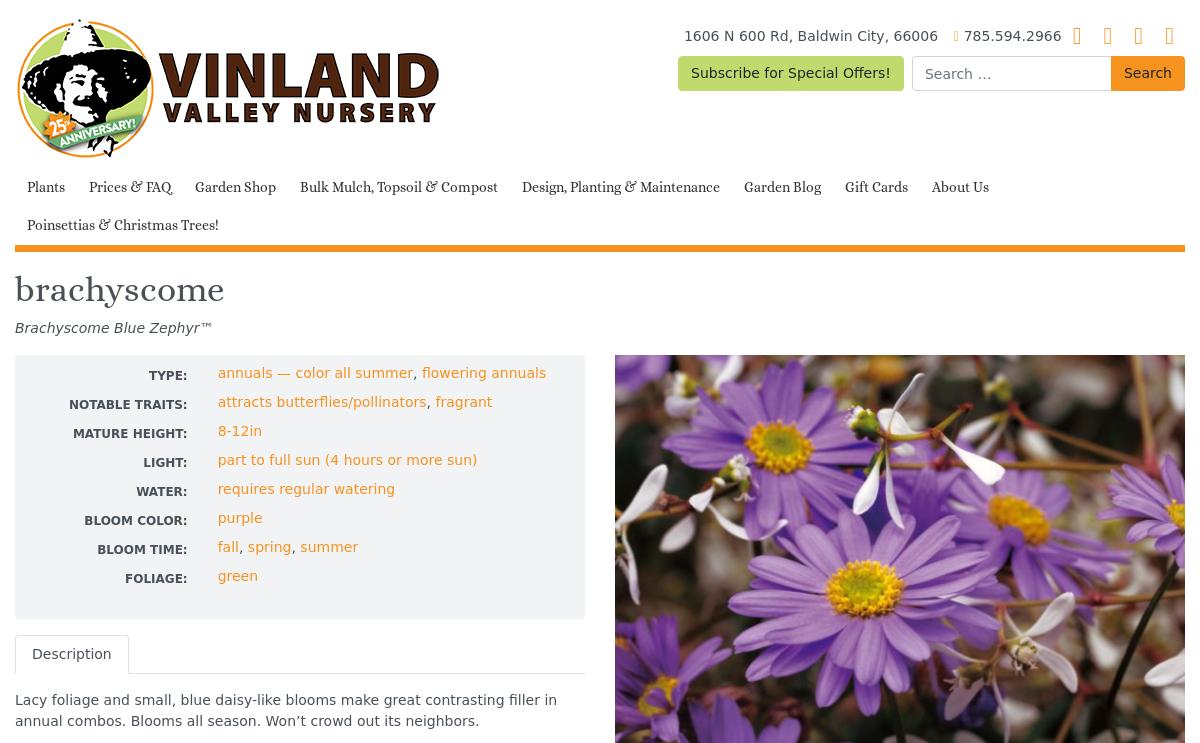 The width and height of the screenshot is (1200, 743). I want to click on 'annuals — color all summer', so click(315, 372).